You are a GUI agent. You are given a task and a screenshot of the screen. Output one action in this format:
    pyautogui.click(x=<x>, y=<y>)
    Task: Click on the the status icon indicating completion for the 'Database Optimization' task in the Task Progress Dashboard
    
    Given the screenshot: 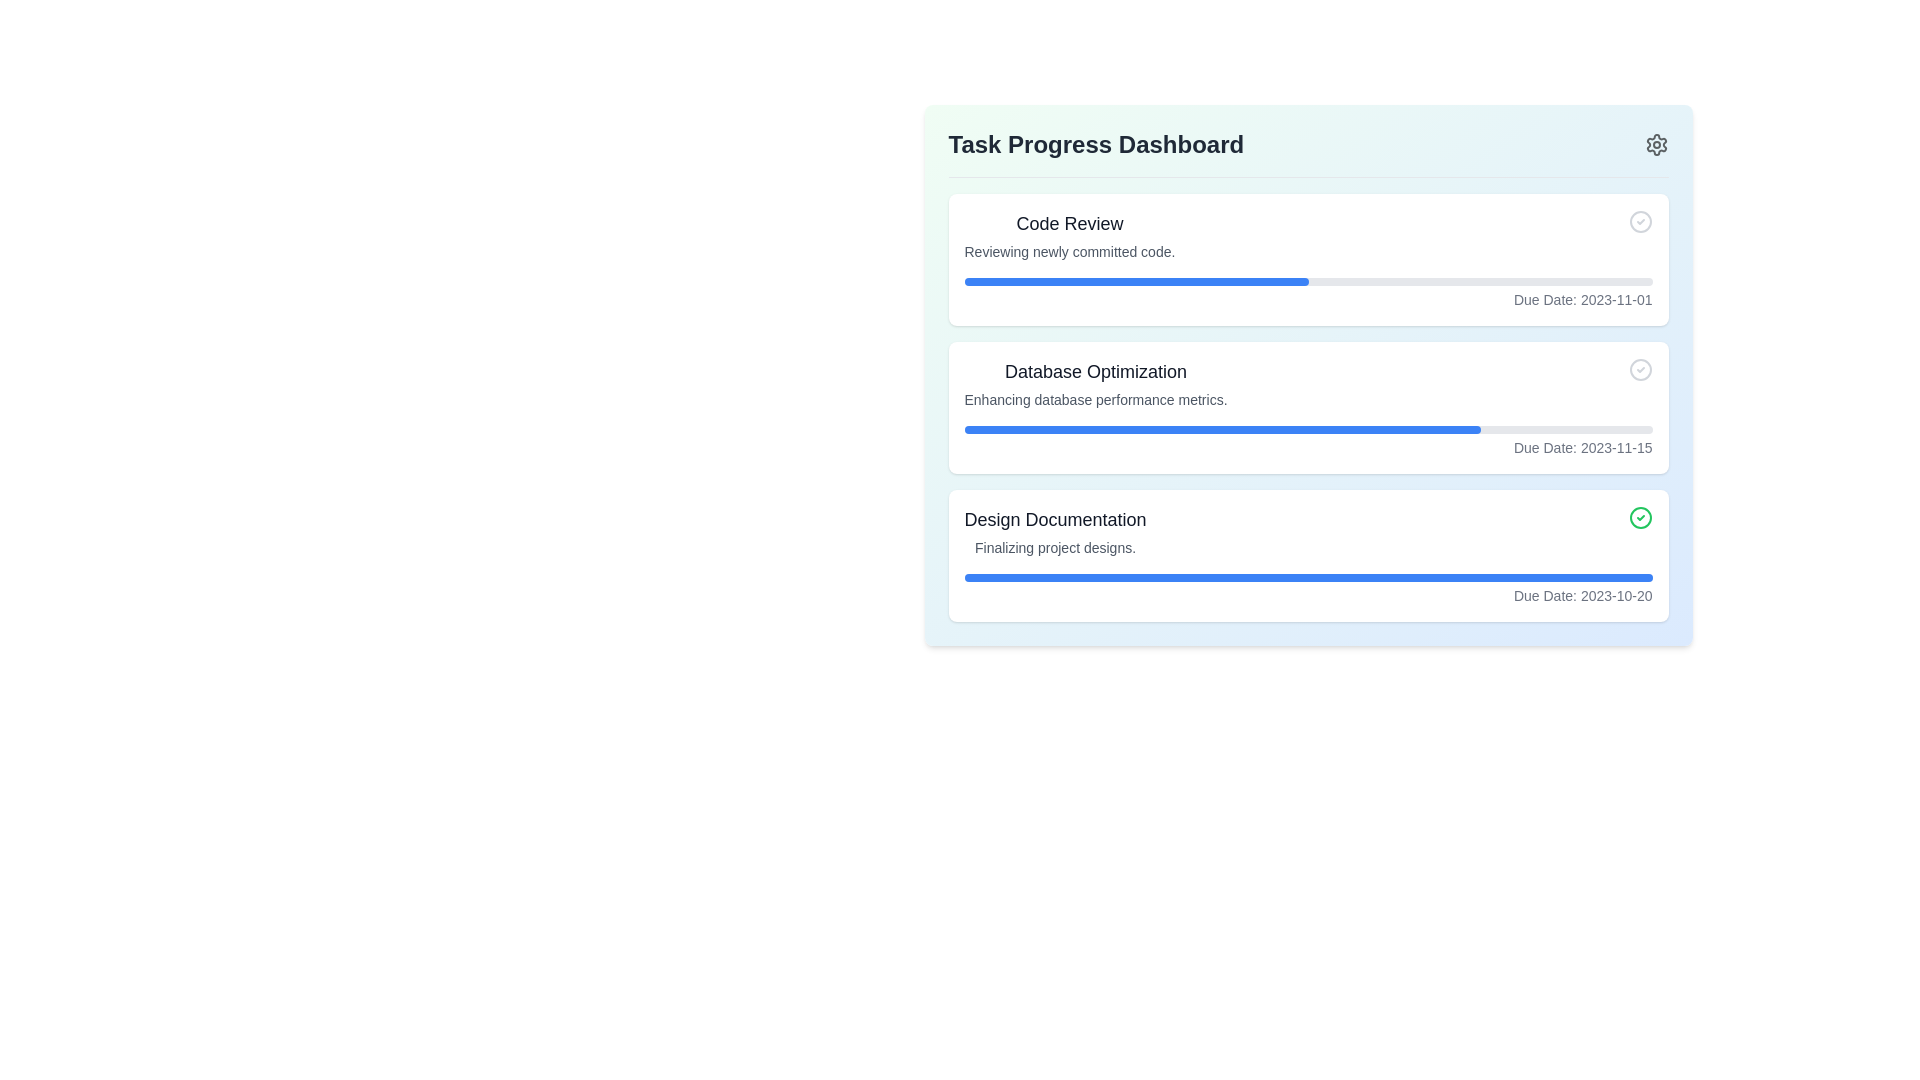 What is the action you would take?
    pyautogui.click(x=1640, y=370)
    